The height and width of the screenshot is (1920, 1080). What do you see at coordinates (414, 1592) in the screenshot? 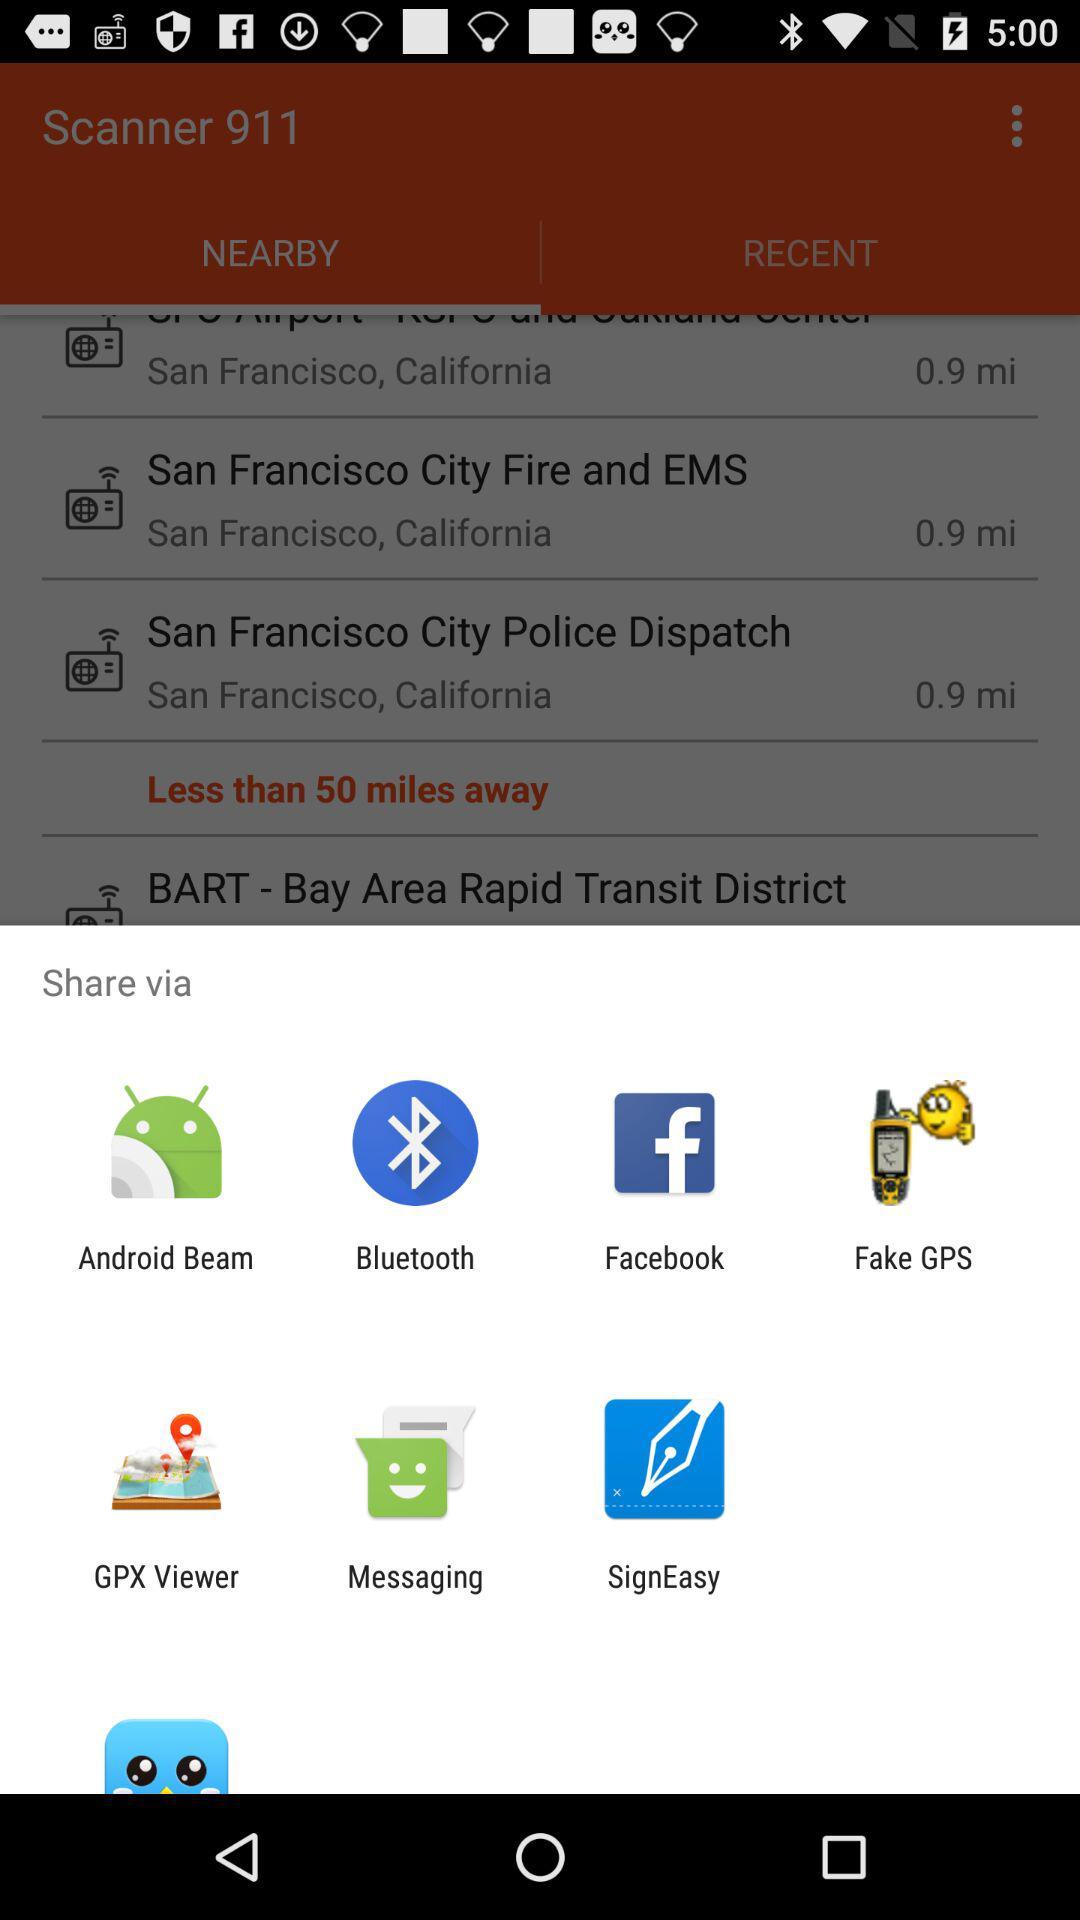
I see `messaging item` at bounding box center [414, 1592].